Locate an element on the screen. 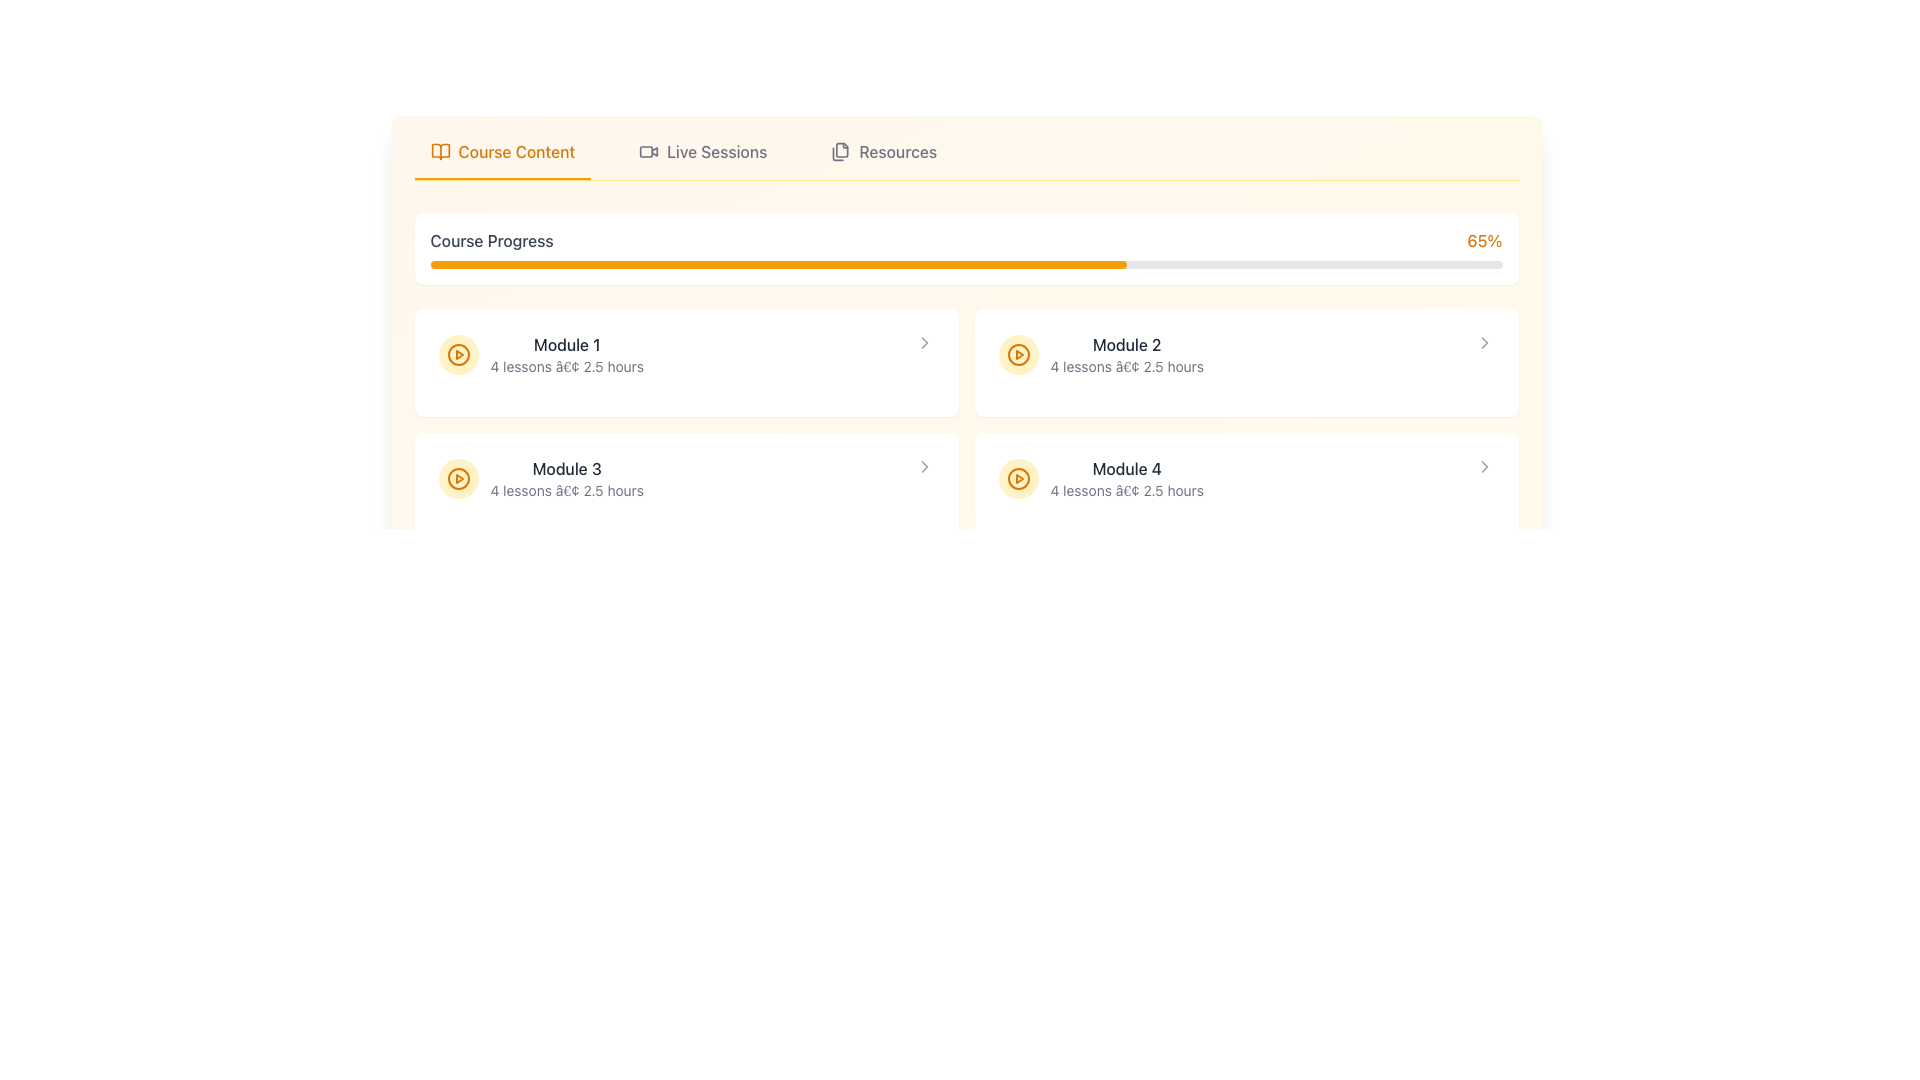 The image size is (1920, 1080). the progress value displayed on the progress bar labeled 'Course Progress' which shows '65%' on the right side is located at coordinates (966, 248).